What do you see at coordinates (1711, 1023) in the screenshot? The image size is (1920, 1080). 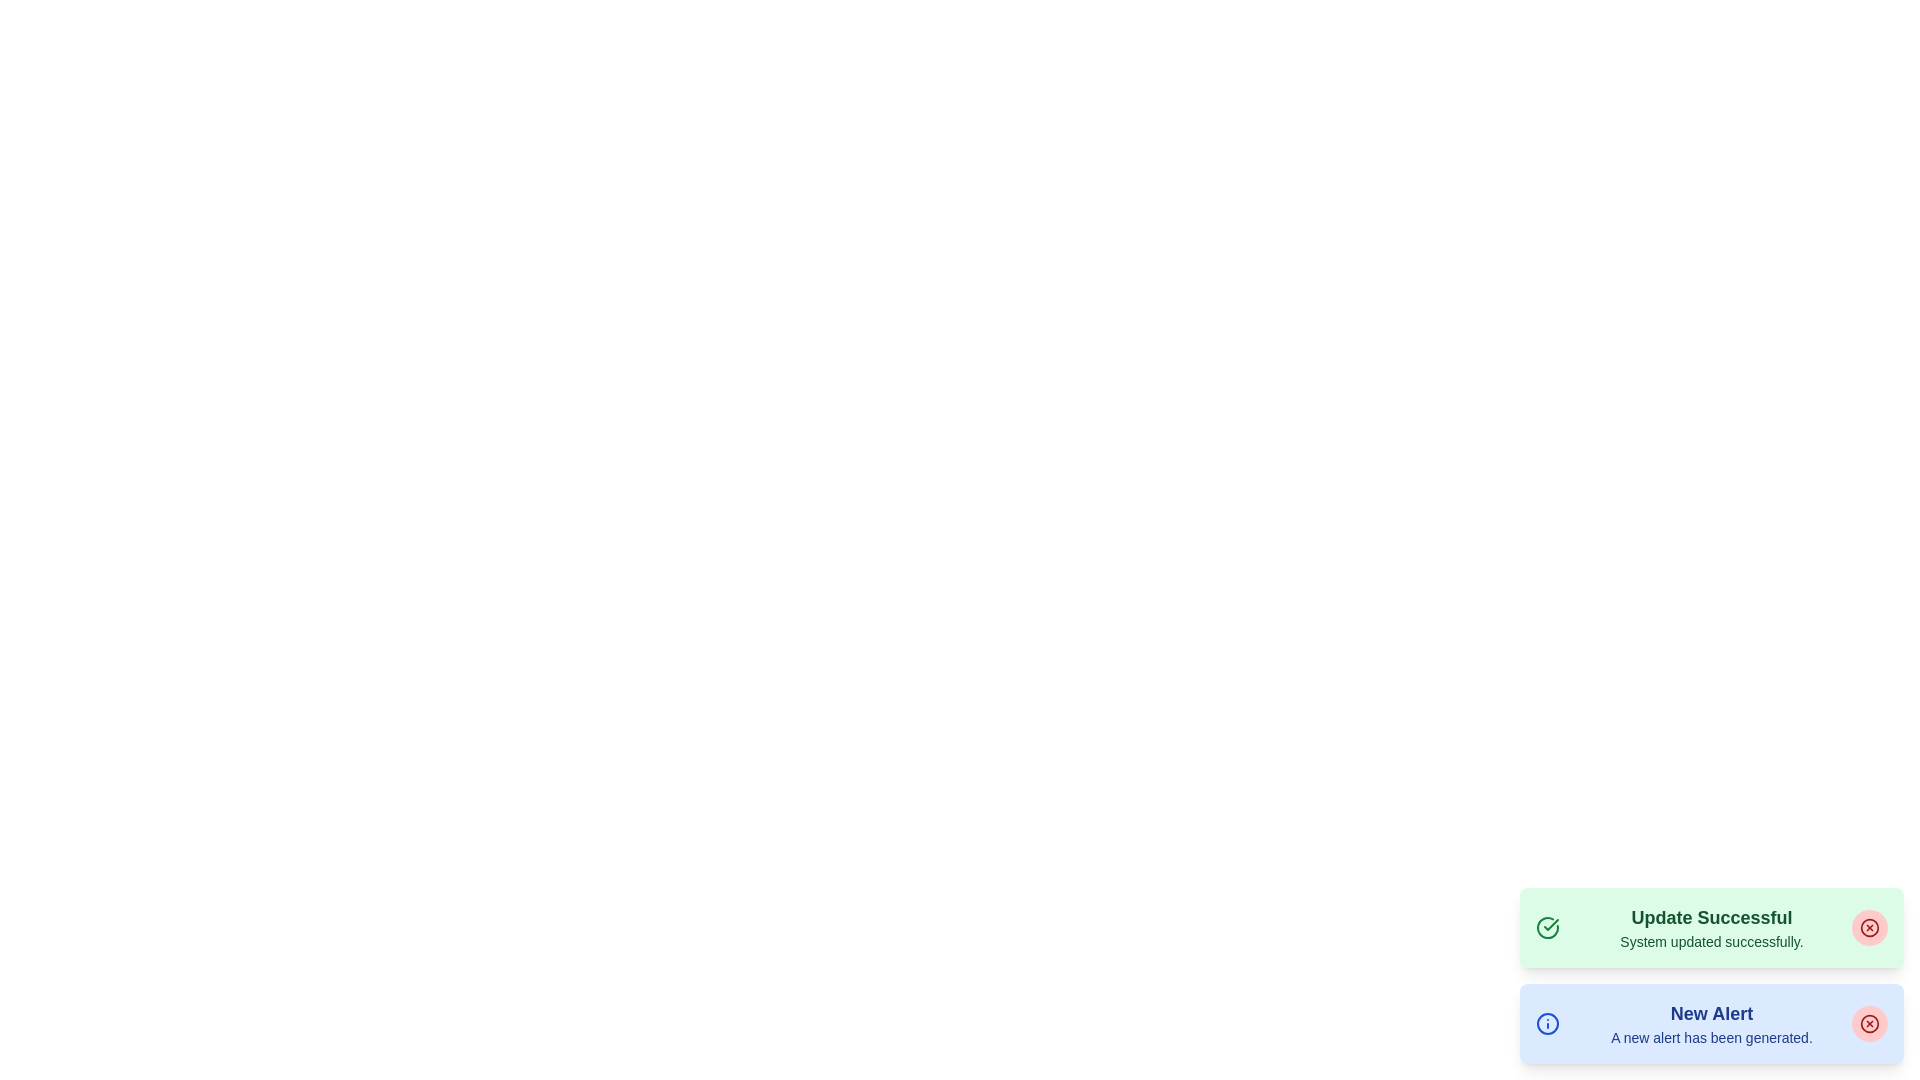 I see `the notification with title New Alert` at bounding box center [1711, 1023].